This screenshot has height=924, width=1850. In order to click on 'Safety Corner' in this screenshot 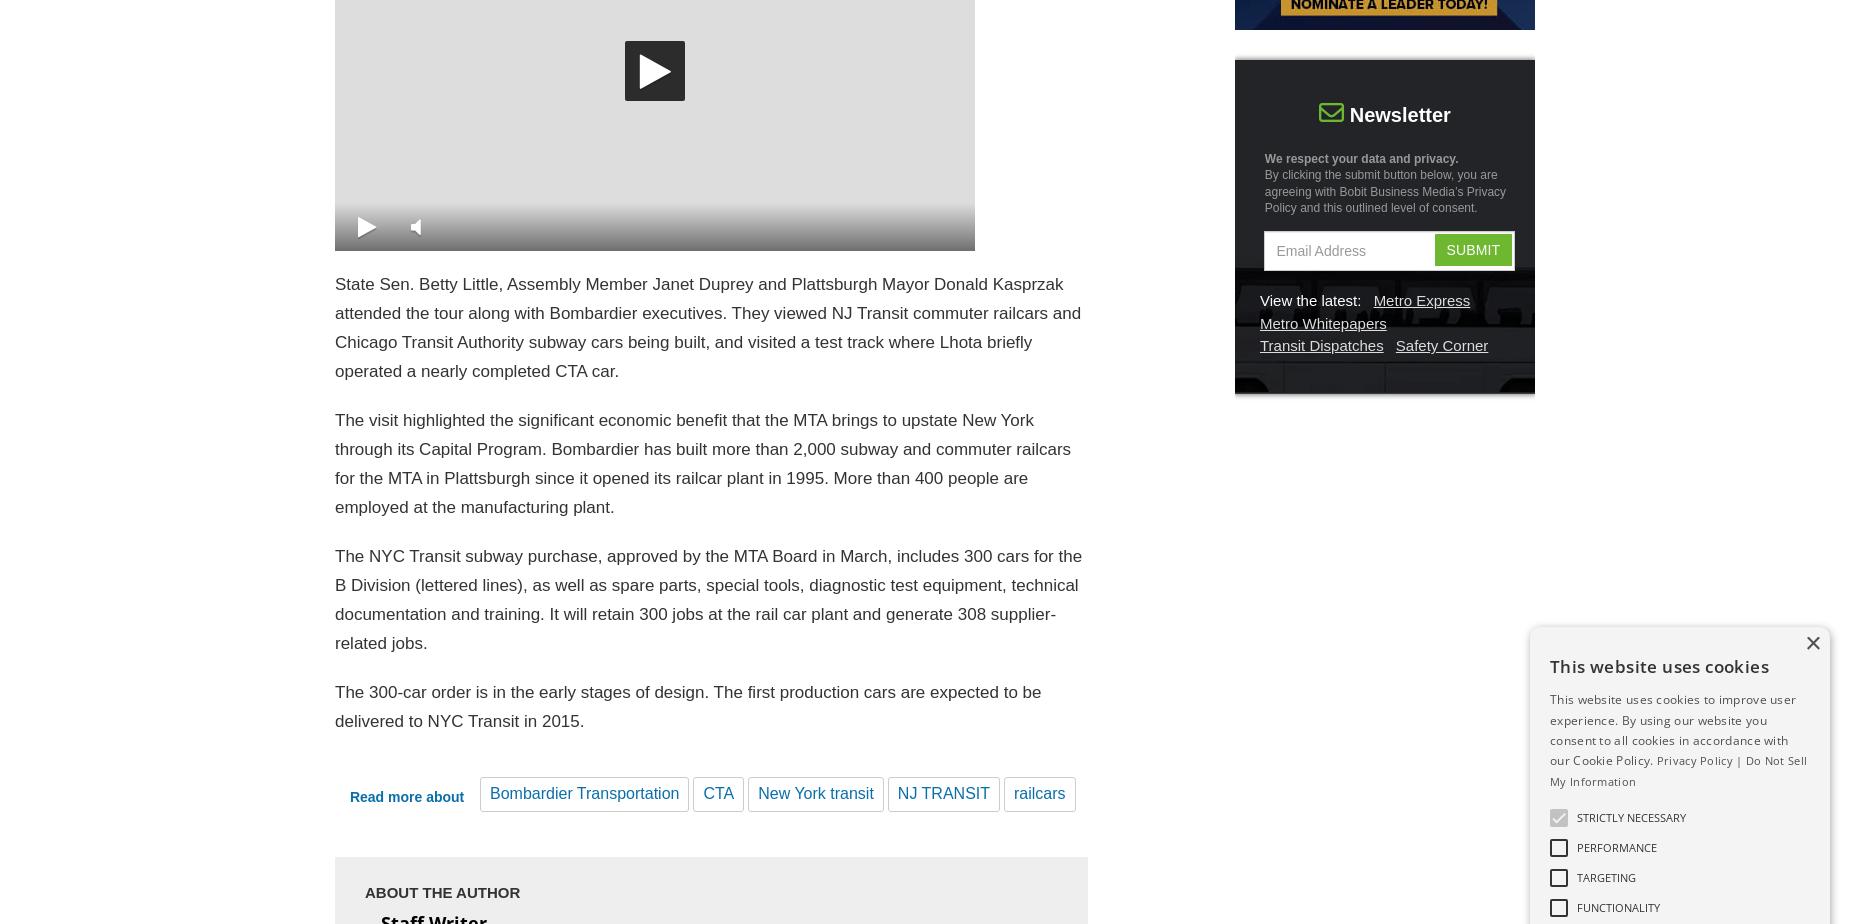, I will do `click(1441, 345)`.